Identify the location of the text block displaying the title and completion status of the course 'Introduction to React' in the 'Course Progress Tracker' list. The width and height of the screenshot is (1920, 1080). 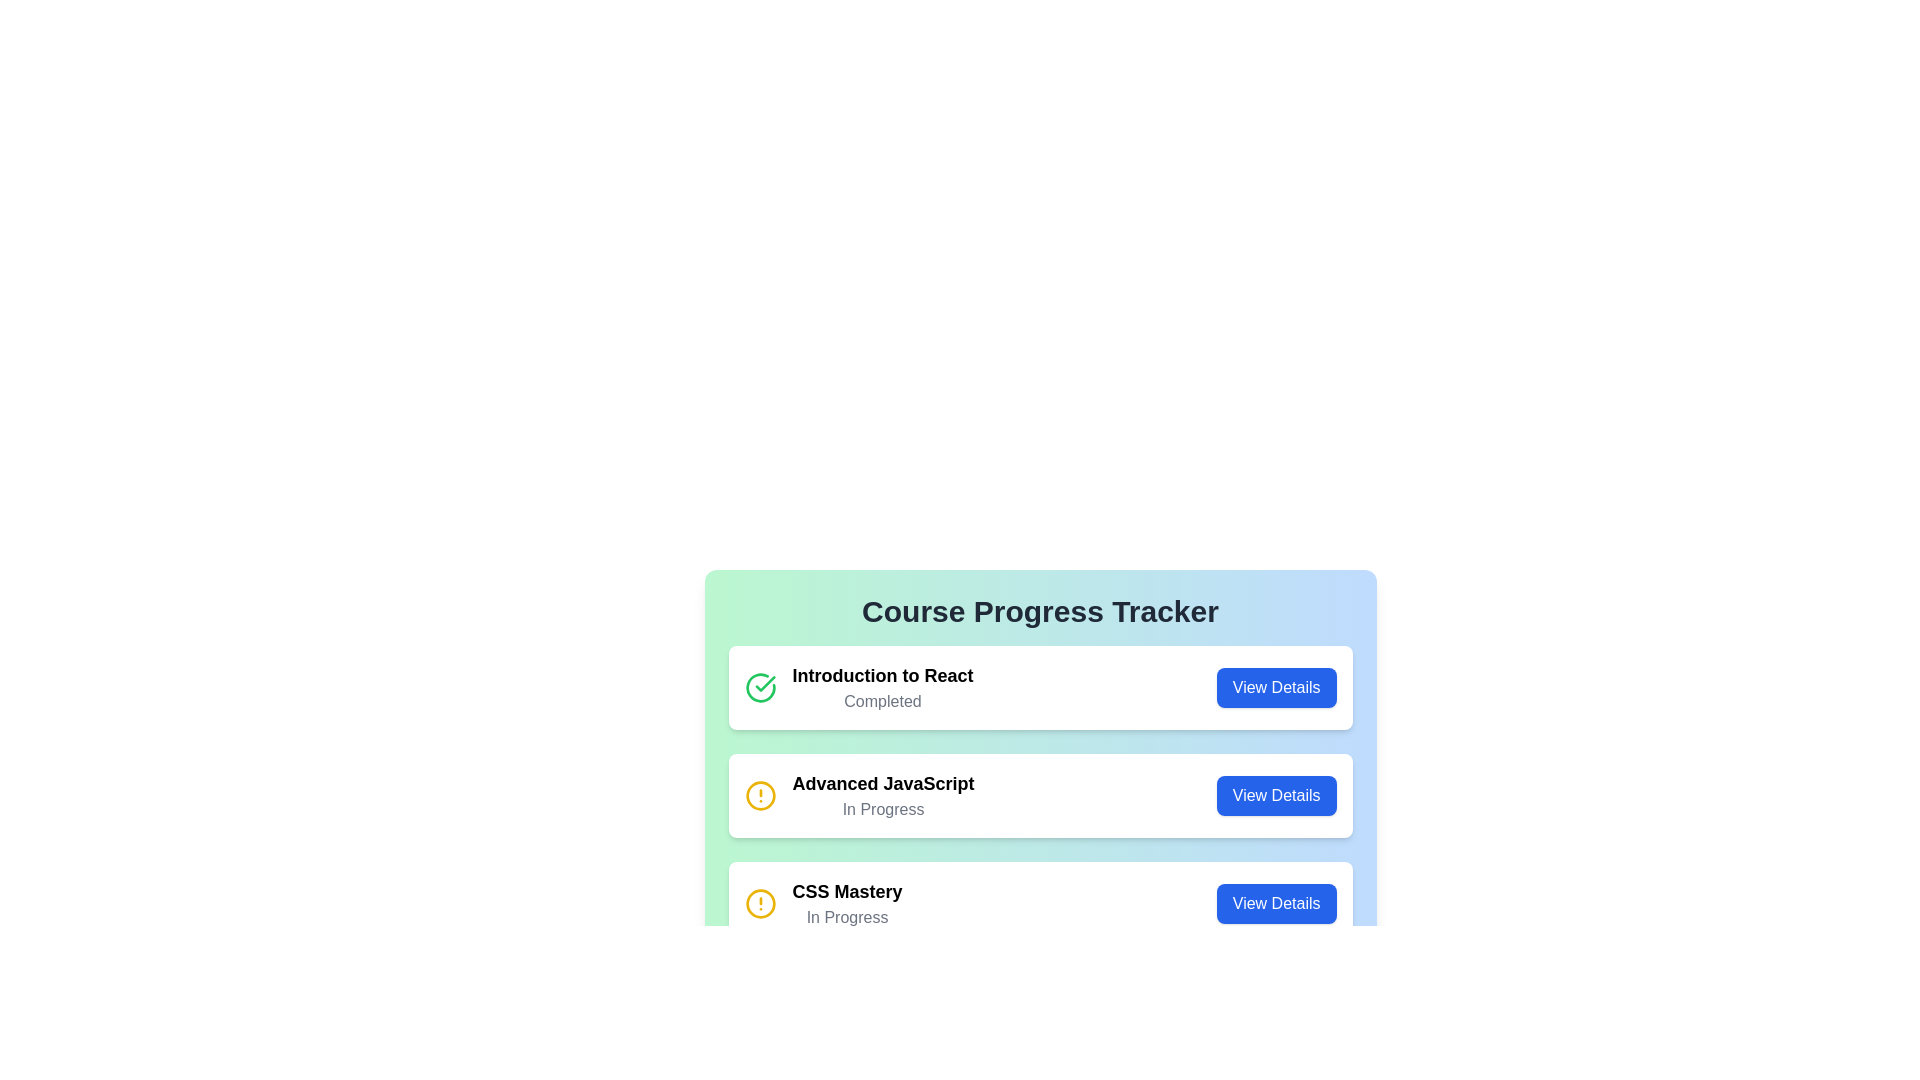
(882, 686).